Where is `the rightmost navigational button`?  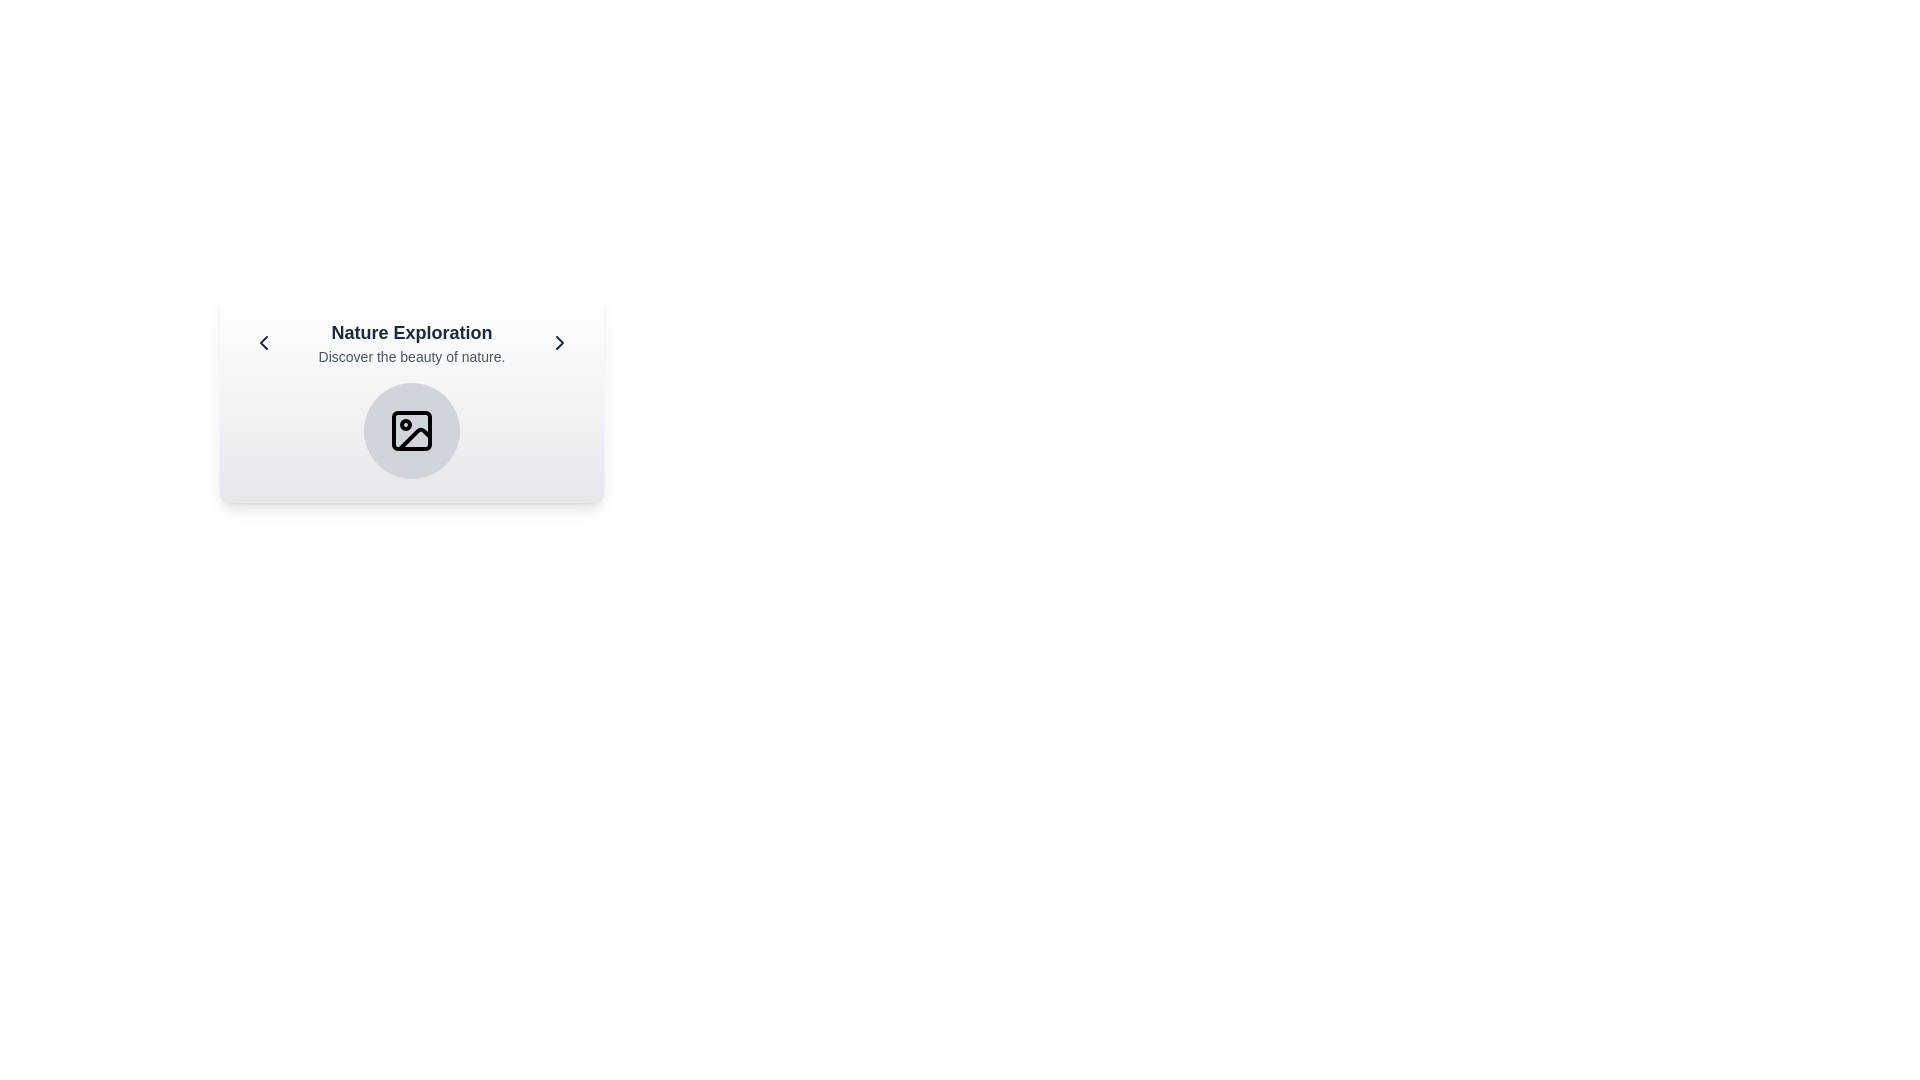
the rightmost navigational button is located at coordinates (560, 342).